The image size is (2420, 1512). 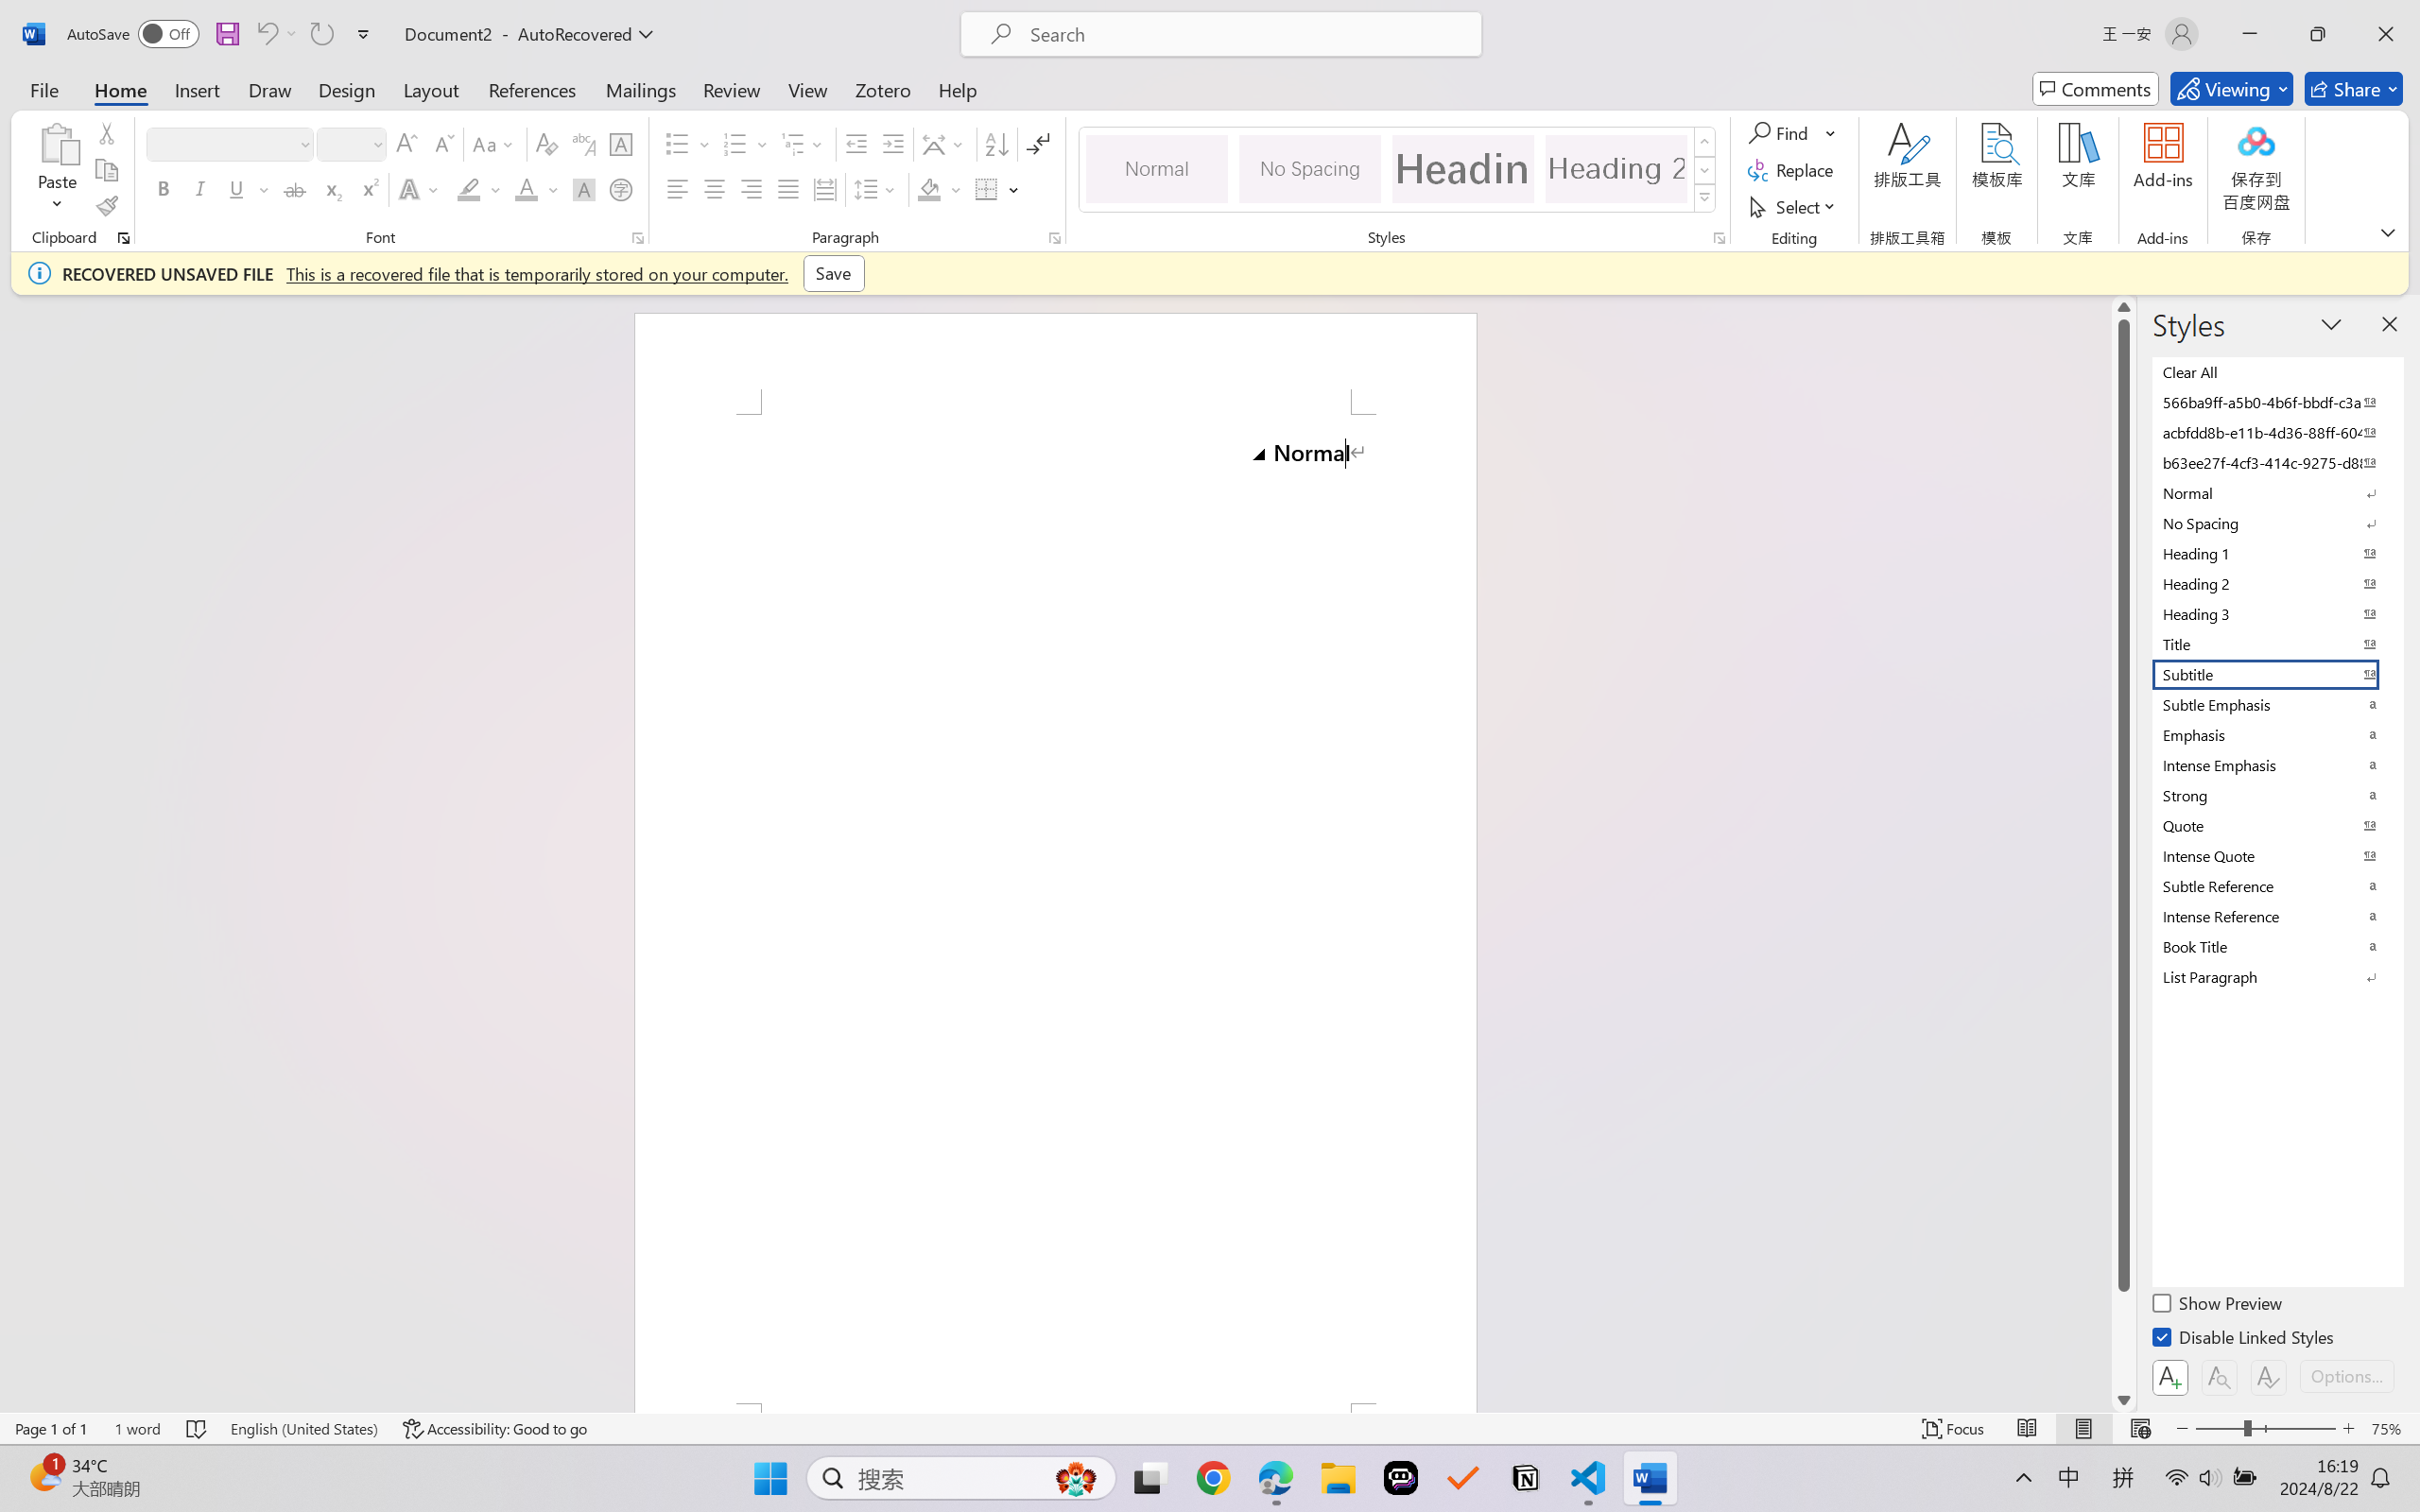 I want to click on 'List Paragraph', so click(x=2275, y=976).